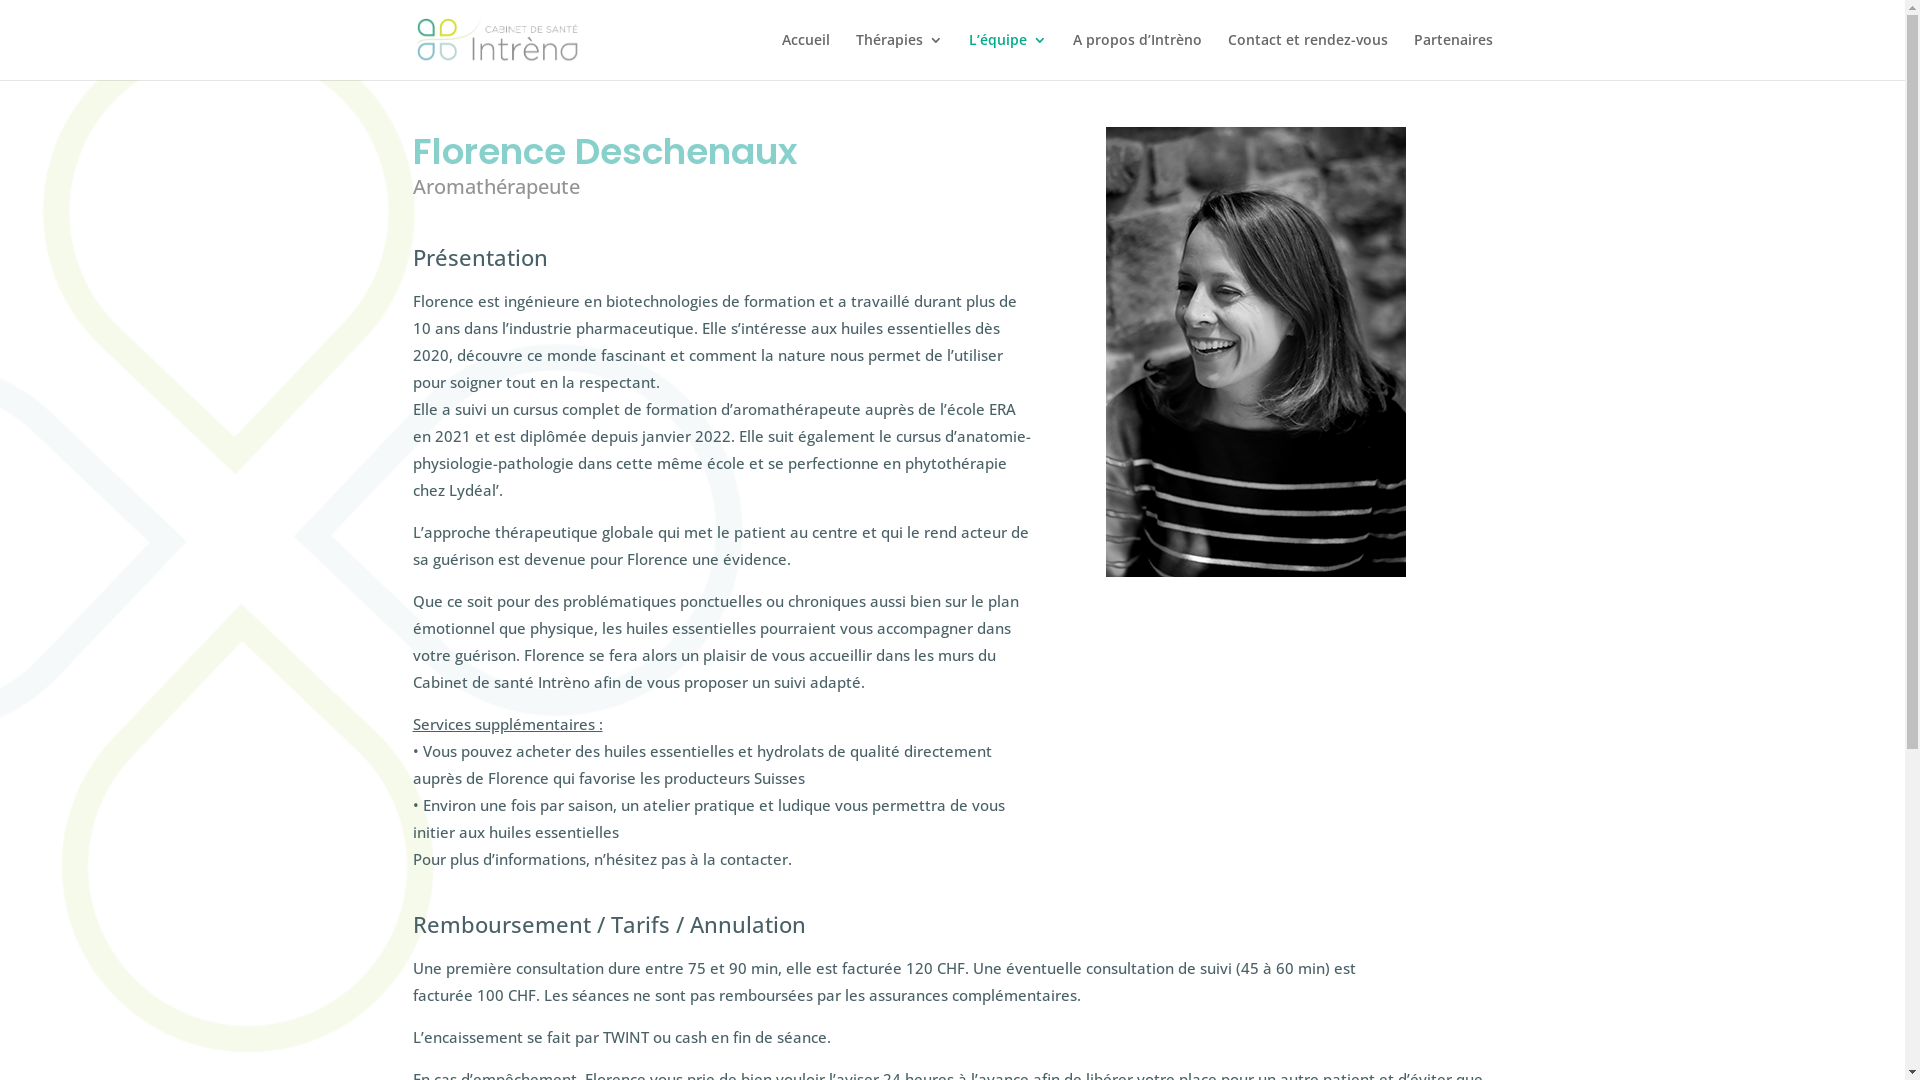  I want to click on 'Accueil', so click(806, 55).